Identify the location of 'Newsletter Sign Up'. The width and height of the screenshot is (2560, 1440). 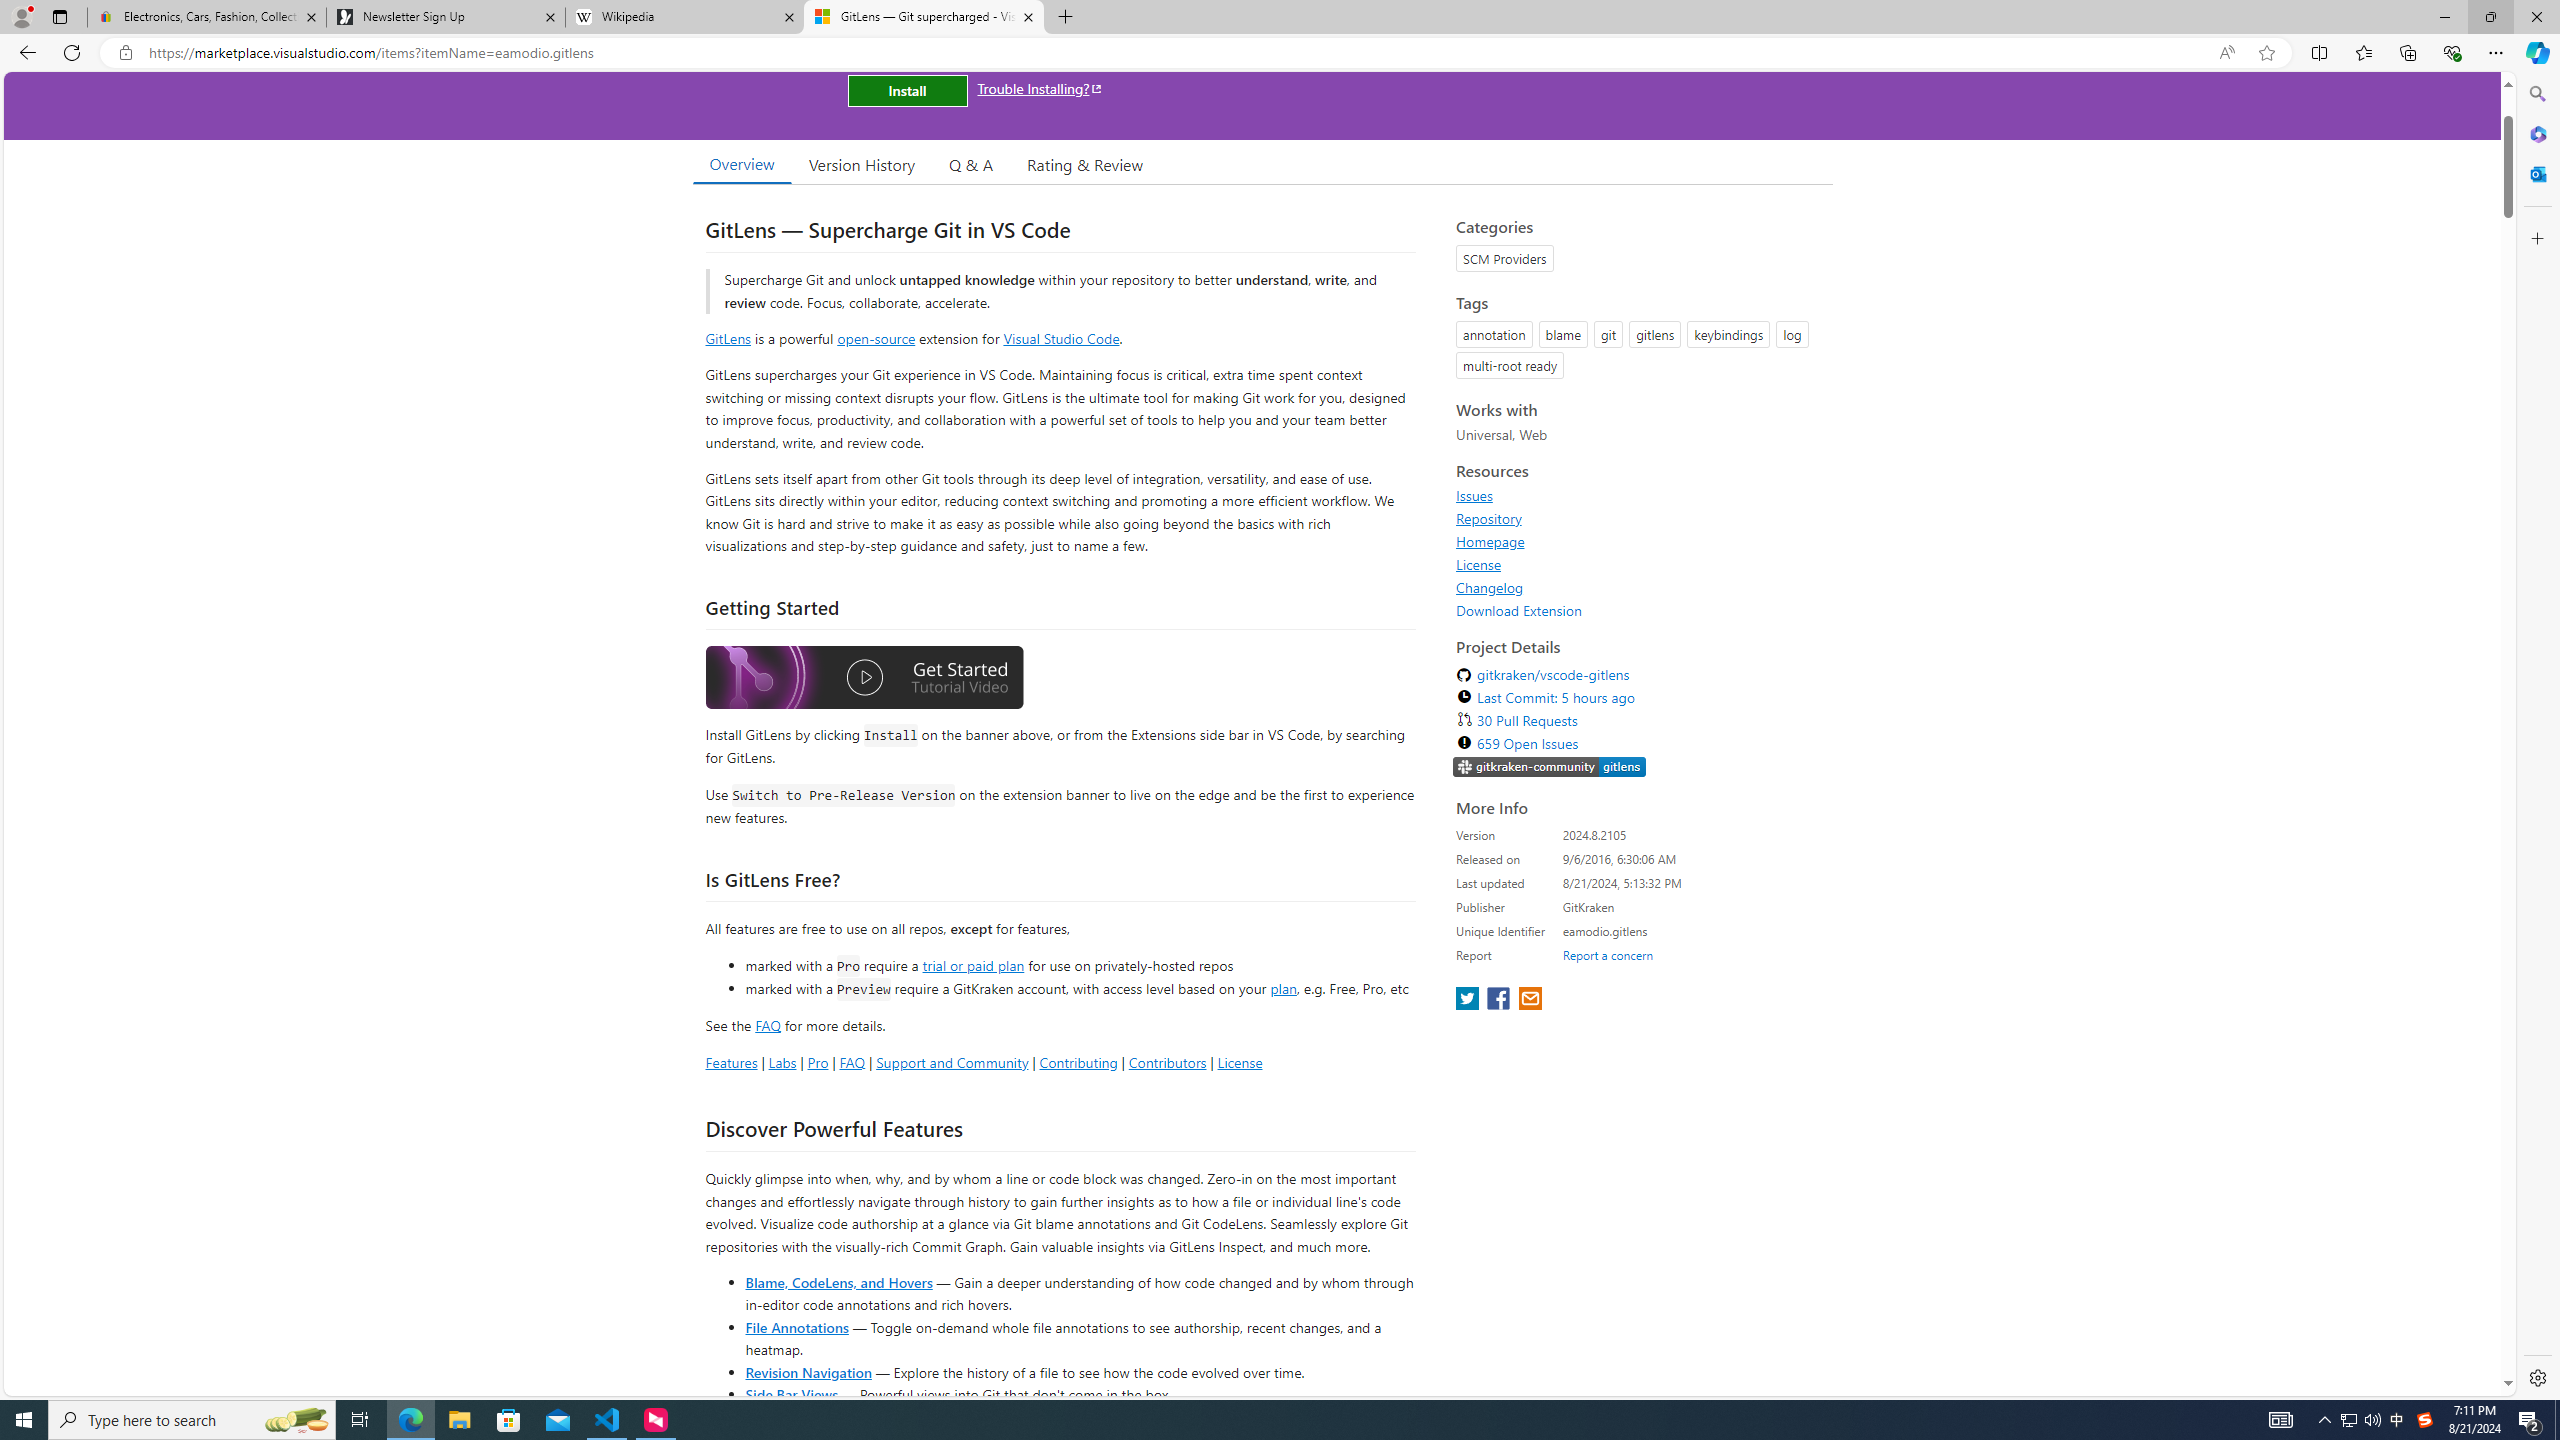
(444, 16).